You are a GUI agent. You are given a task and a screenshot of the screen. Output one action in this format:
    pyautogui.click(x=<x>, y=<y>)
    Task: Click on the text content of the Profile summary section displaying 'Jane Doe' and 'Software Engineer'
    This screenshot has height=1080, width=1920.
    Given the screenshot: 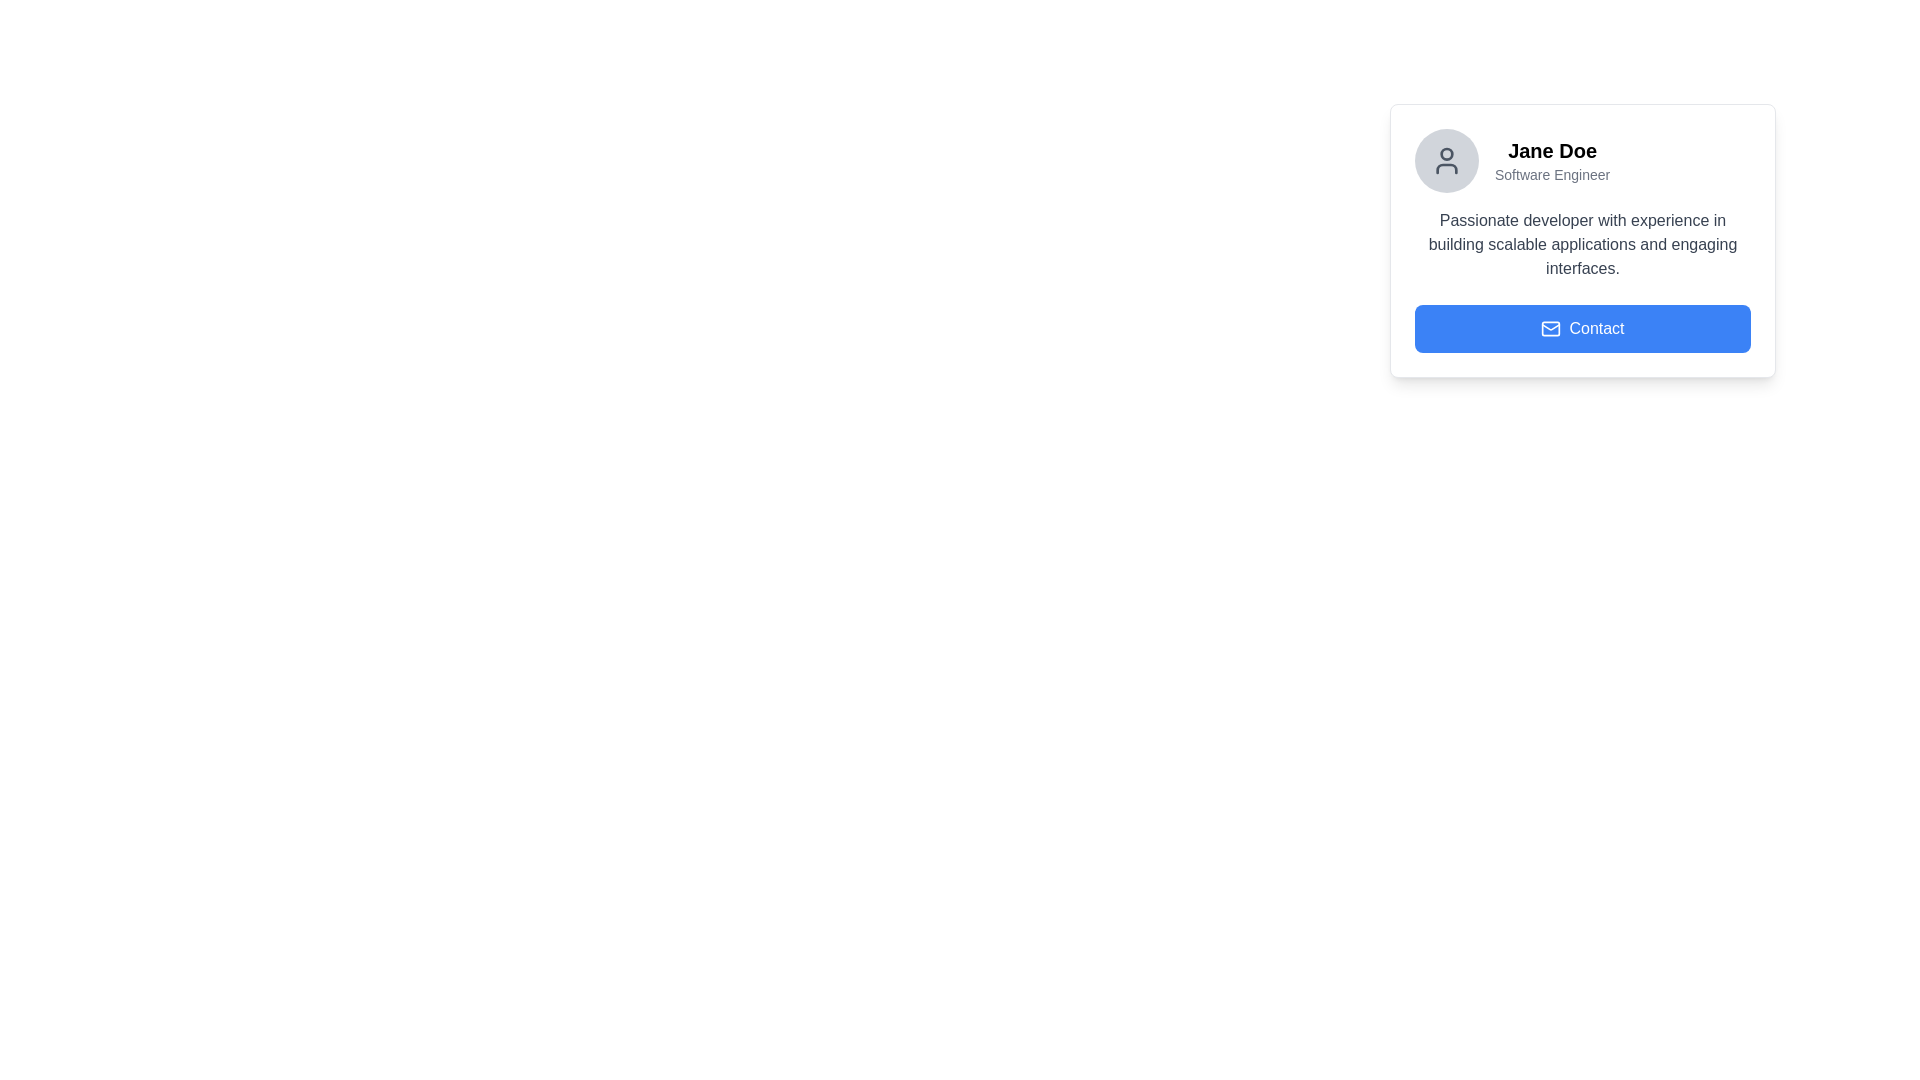 What is the action you would take?
    pyautogui.click(x=1582, y=160)
    